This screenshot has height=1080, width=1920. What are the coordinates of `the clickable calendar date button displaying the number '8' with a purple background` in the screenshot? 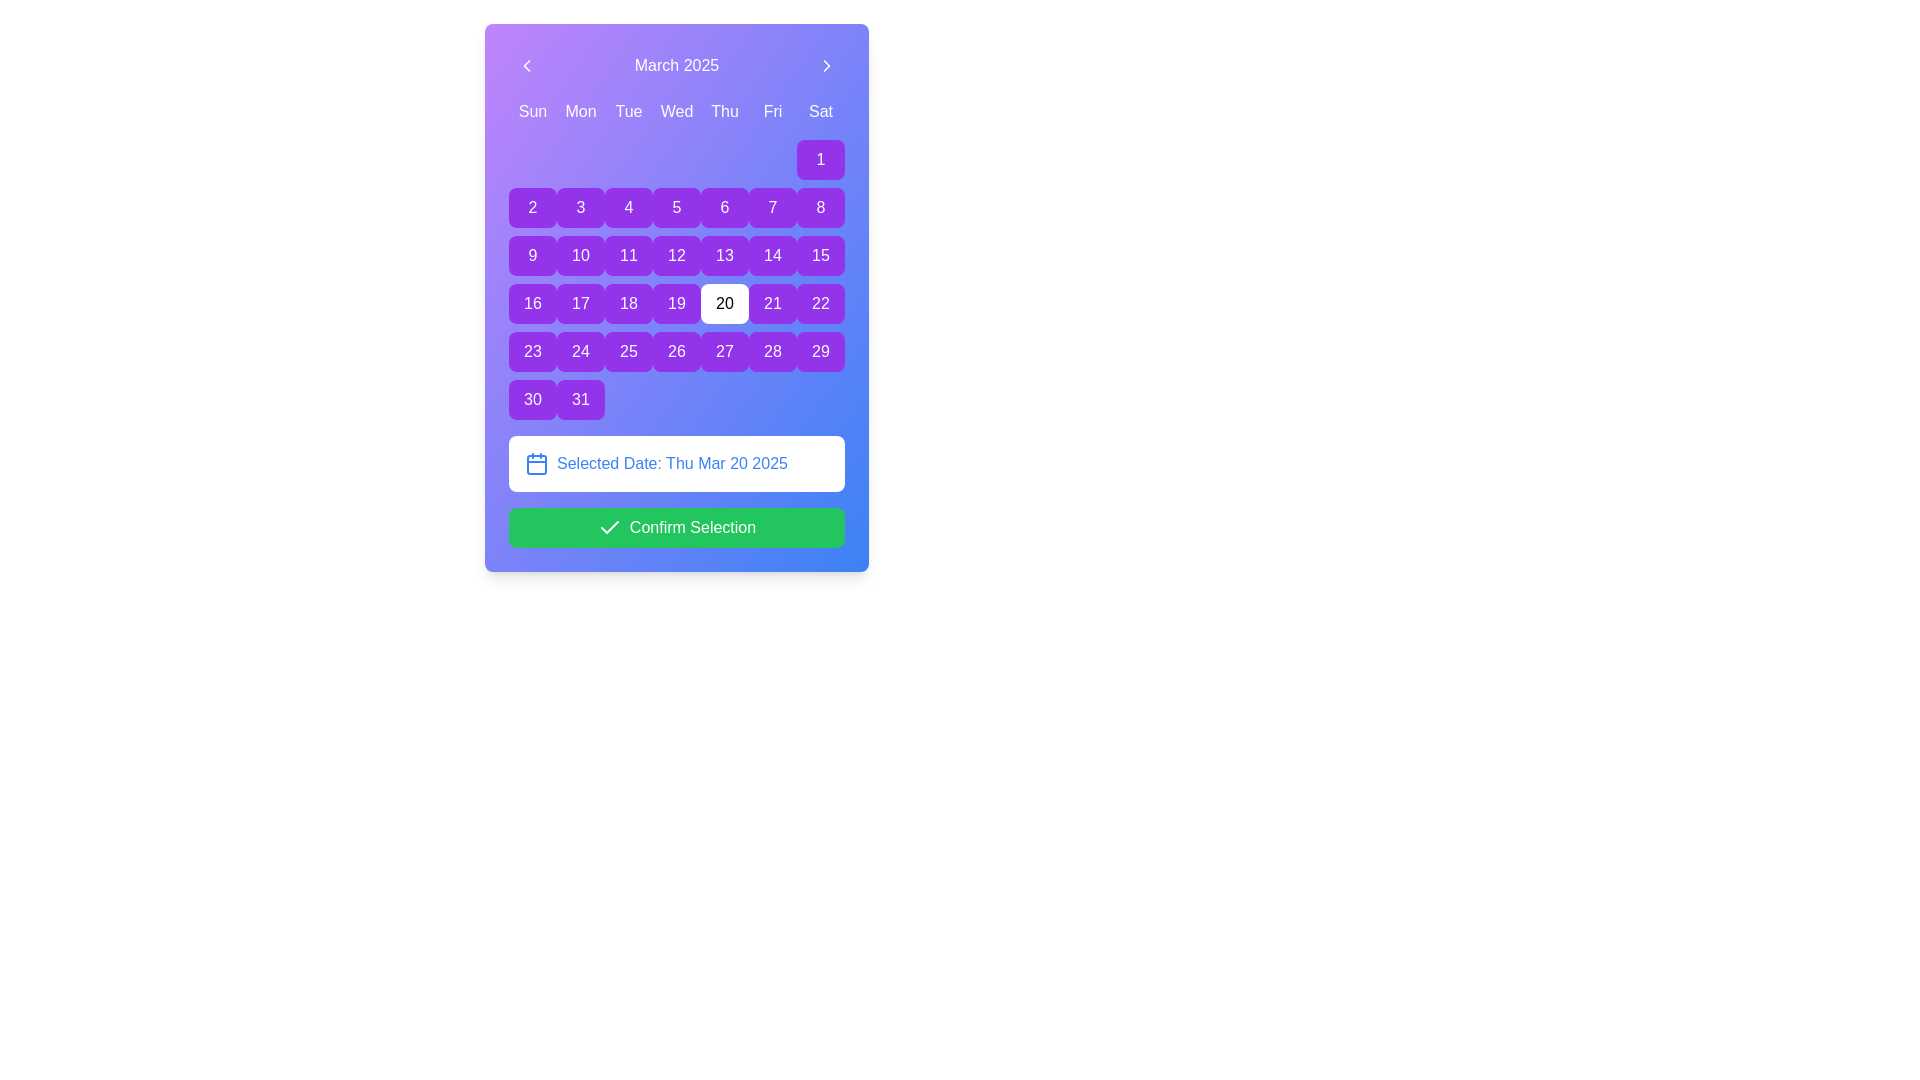 It's located at (820, 208).